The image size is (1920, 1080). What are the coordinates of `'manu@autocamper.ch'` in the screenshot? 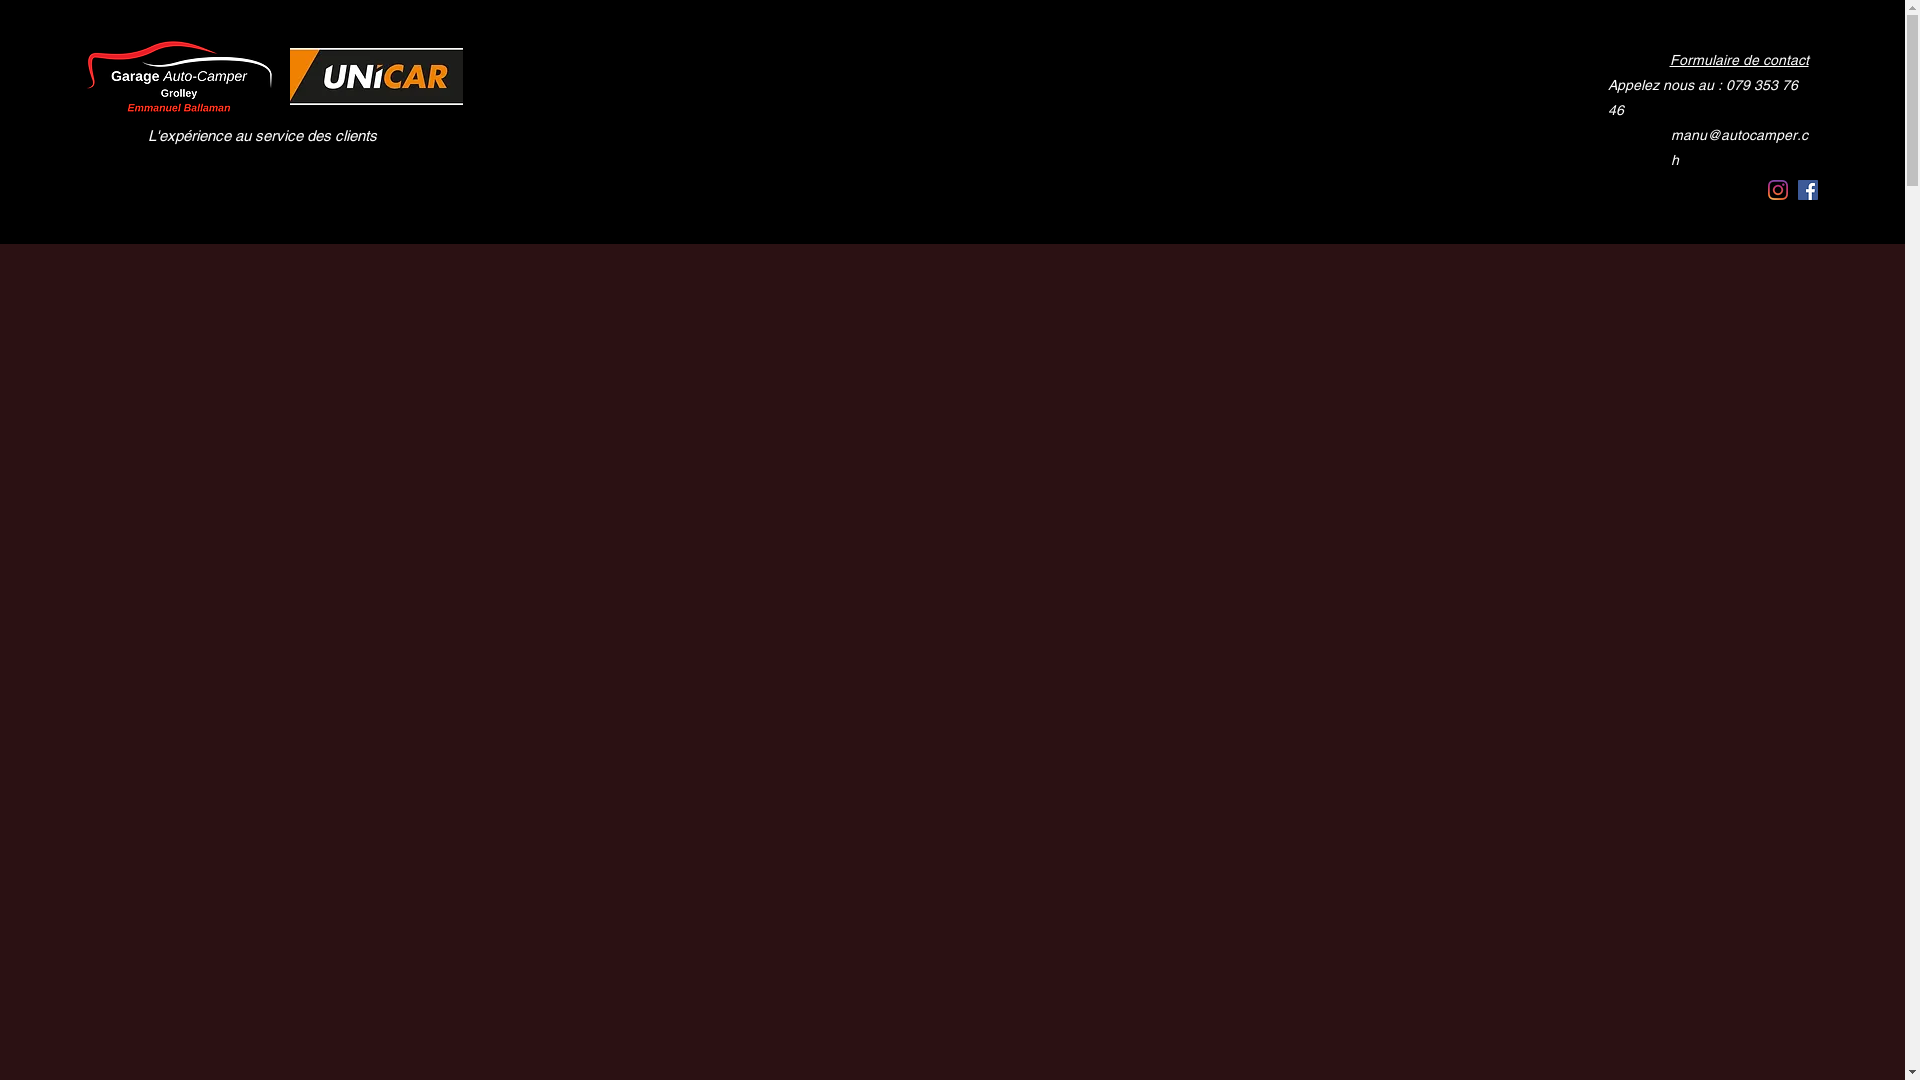 It's located at (1740, 110).